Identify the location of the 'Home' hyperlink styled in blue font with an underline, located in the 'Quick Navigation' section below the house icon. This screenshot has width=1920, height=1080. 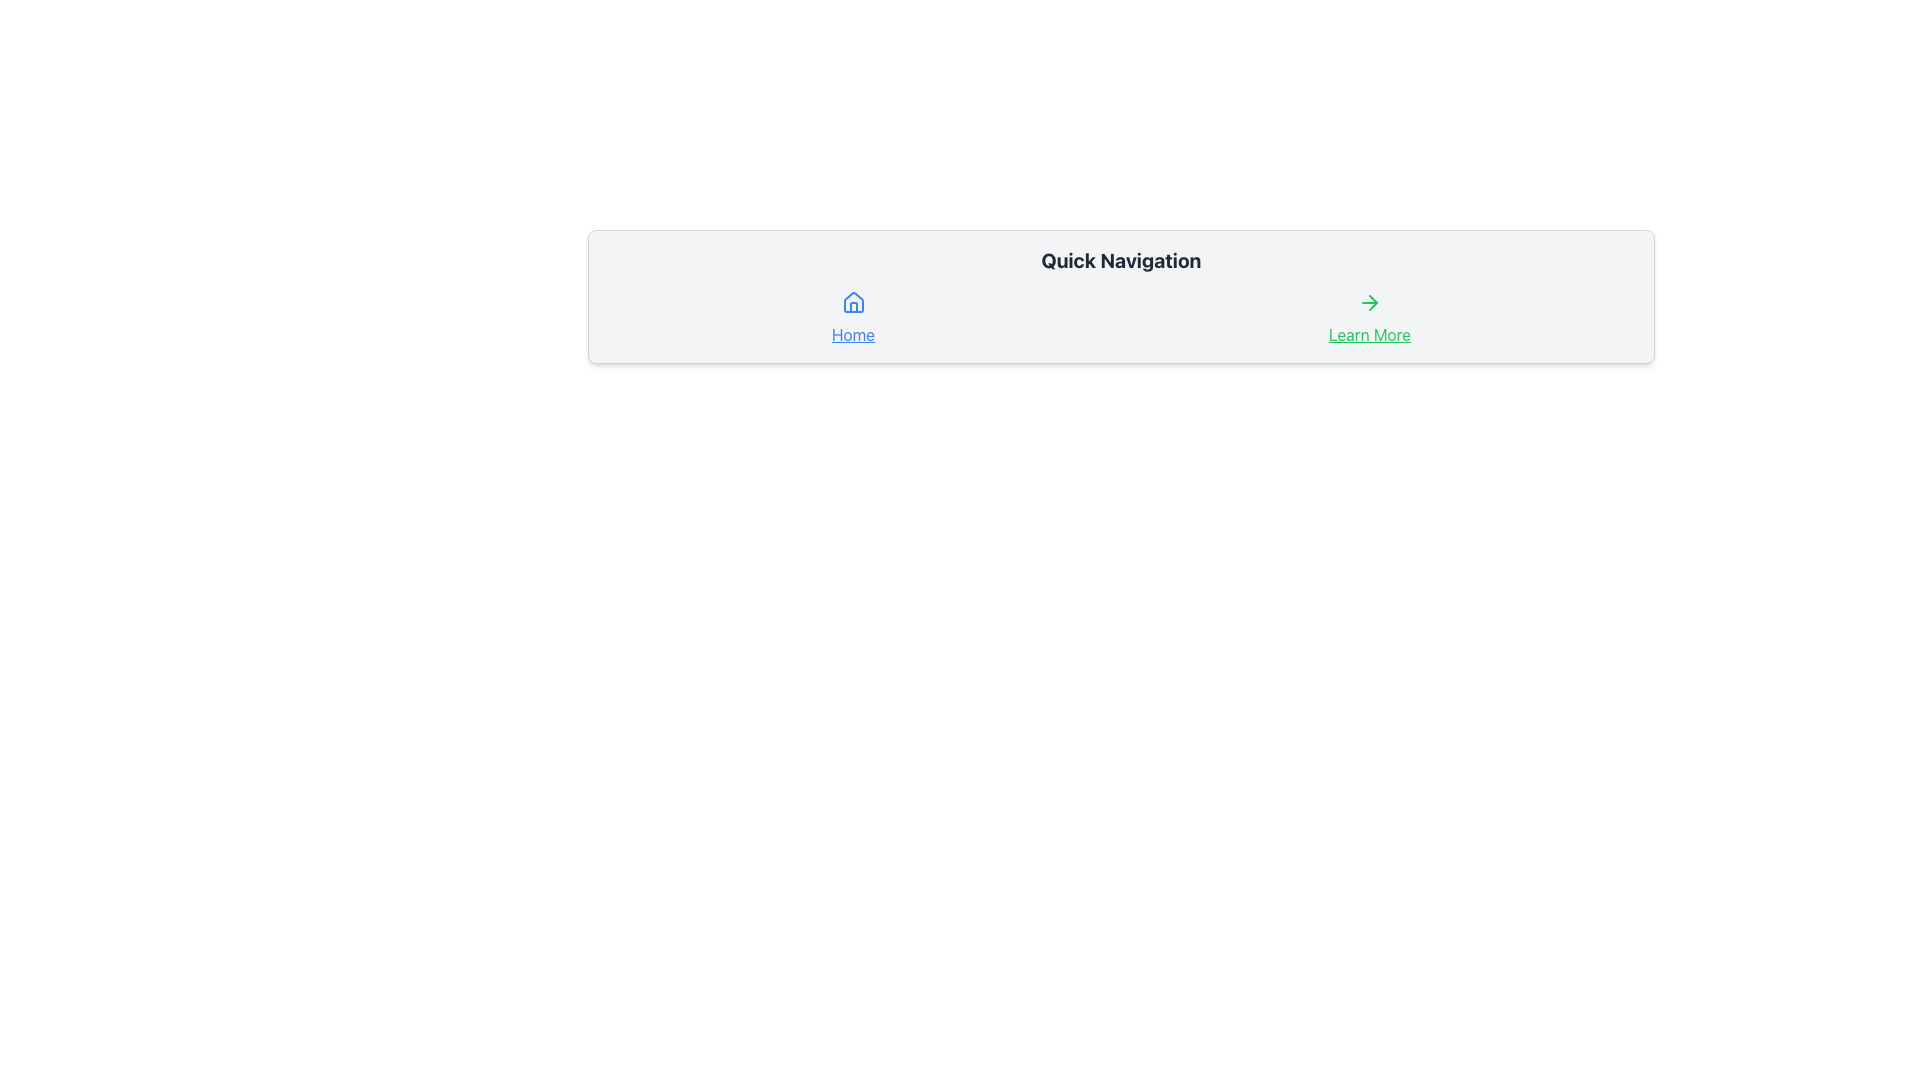
(853, 334).